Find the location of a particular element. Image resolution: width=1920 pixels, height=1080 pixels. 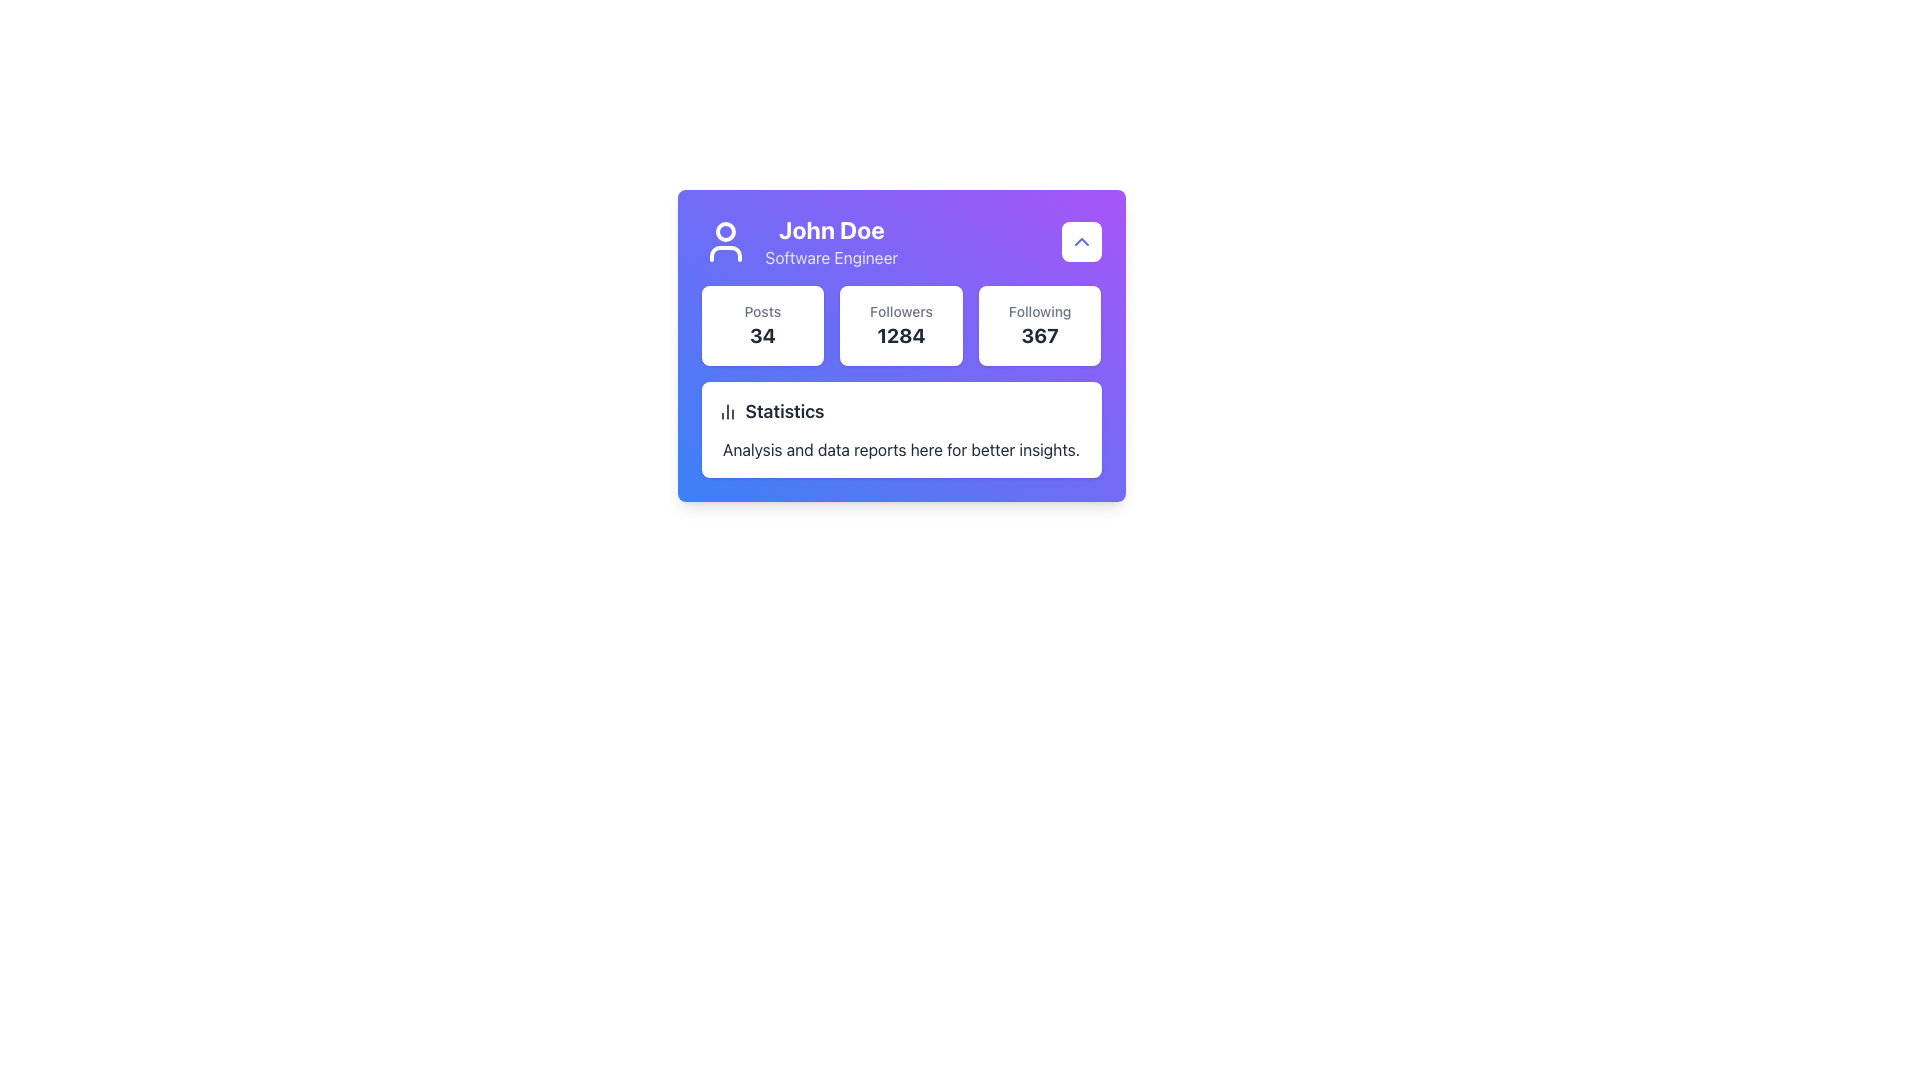

the upward-pointing chevron icon outlined in dark hue located at the top-right corner of the user's profile information card is located at coordinates (1080, 241).